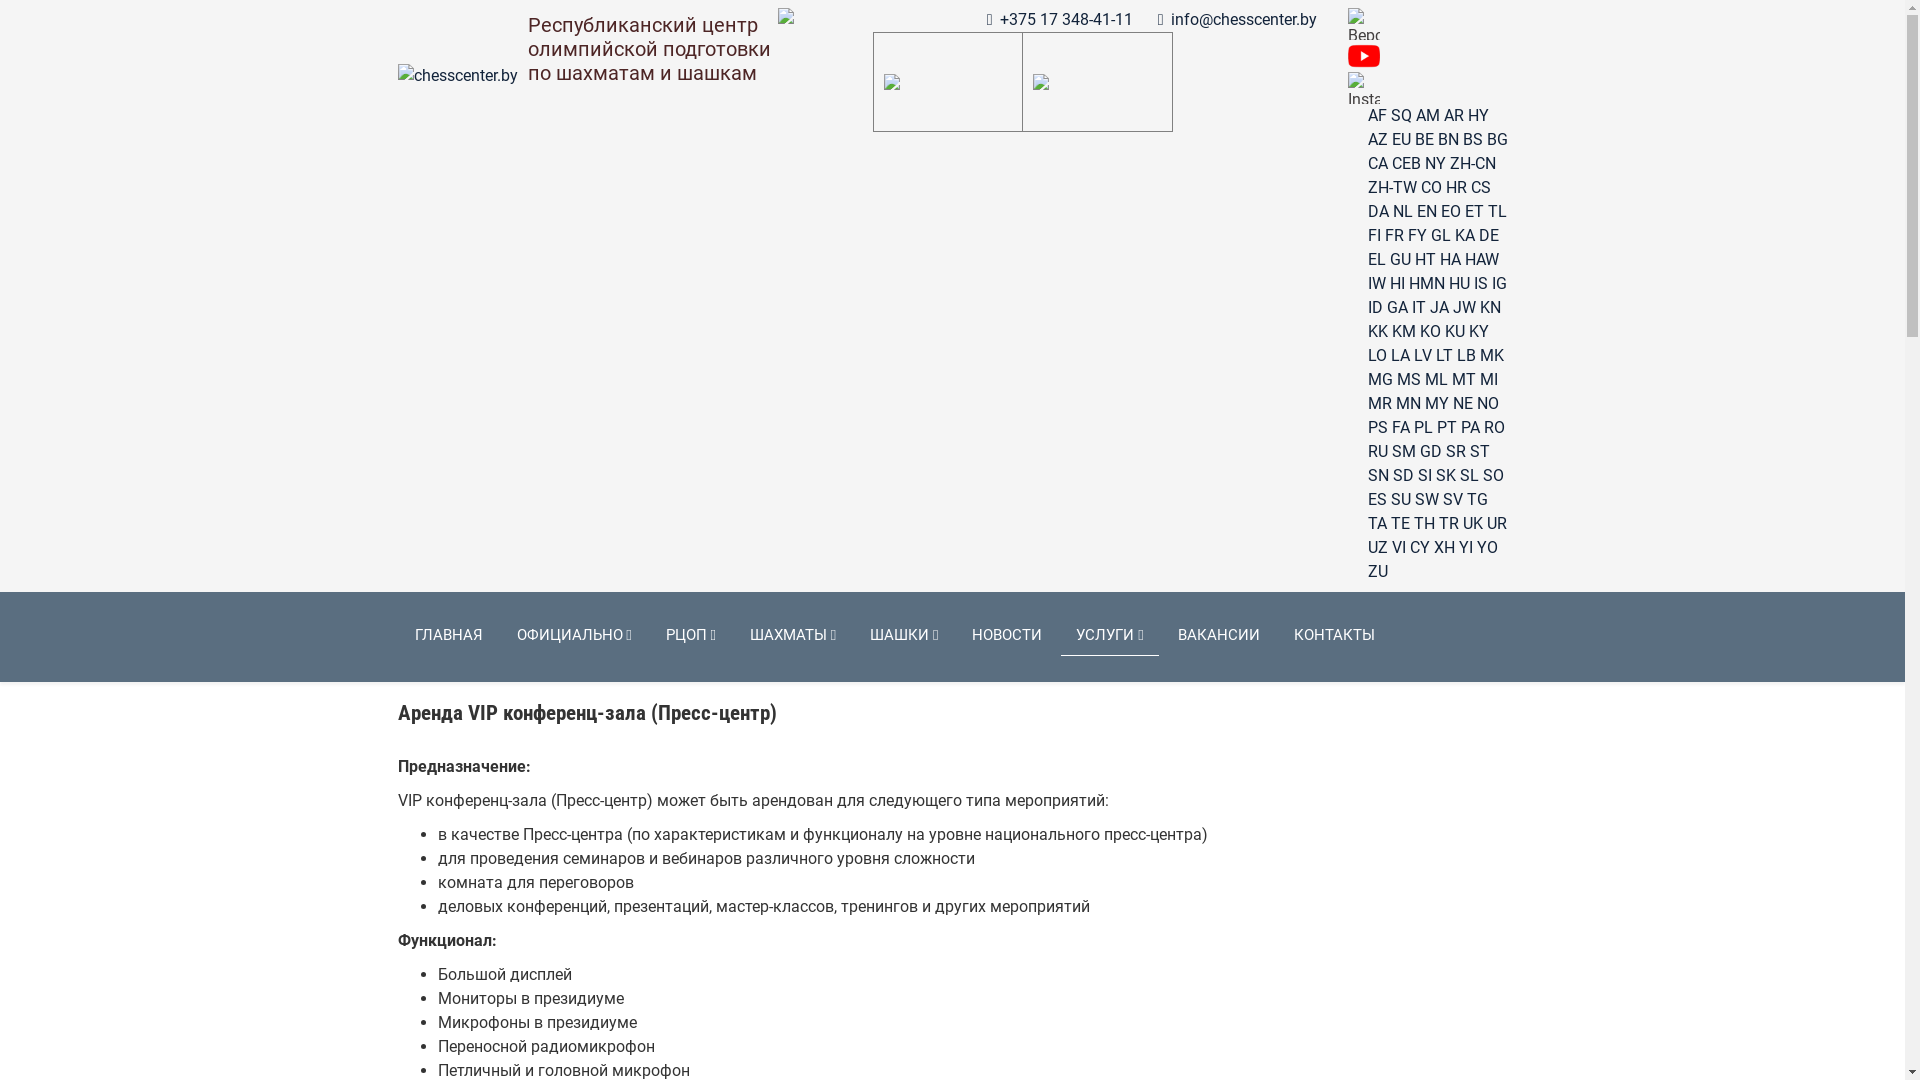 This screenshot has height=1080, width=1920. I want to click on '+375 17 348-41-11', so click(1065, 19).